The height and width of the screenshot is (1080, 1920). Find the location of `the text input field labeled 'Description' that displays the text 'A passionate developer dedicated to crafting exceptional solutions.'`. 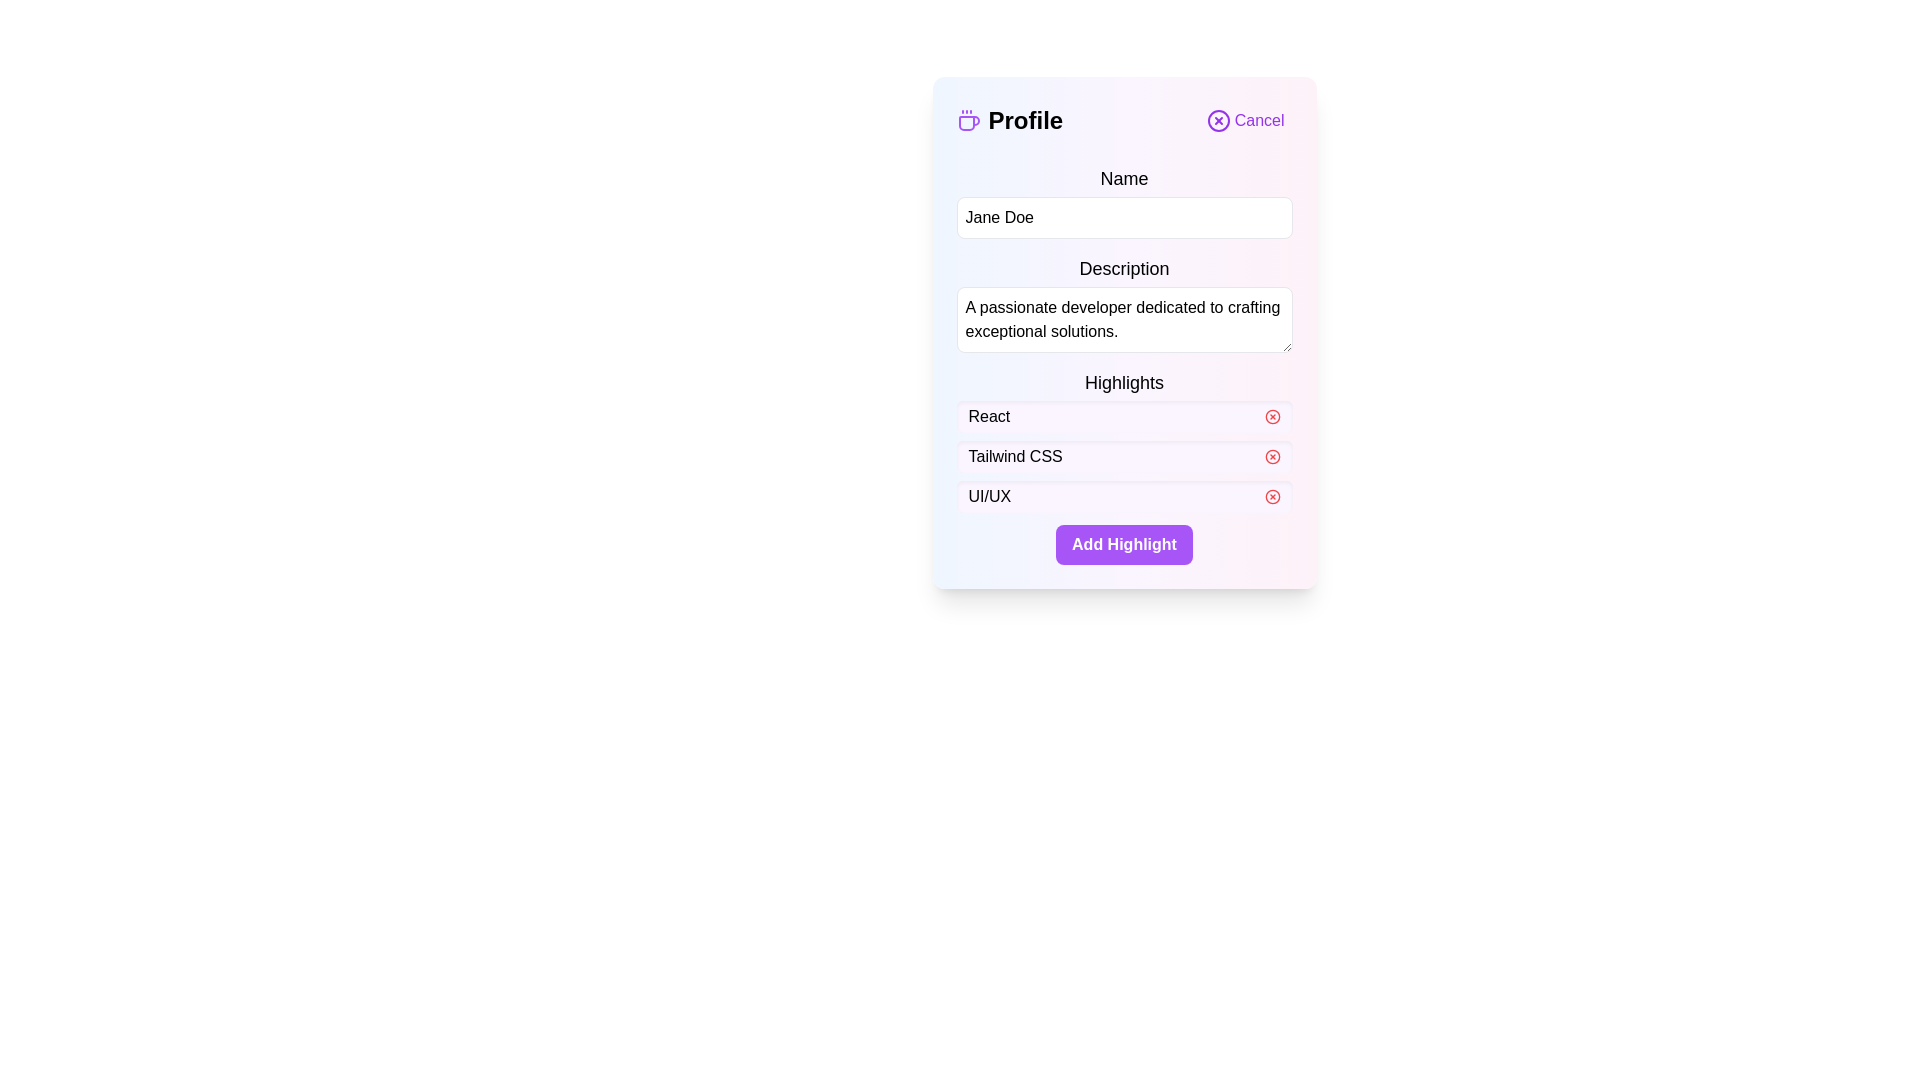

the text input field labeled 'Description' that displays the text 'A passionate developer dedicated to crafting exceptional solutions.' is located at coordinates (1124, 304).